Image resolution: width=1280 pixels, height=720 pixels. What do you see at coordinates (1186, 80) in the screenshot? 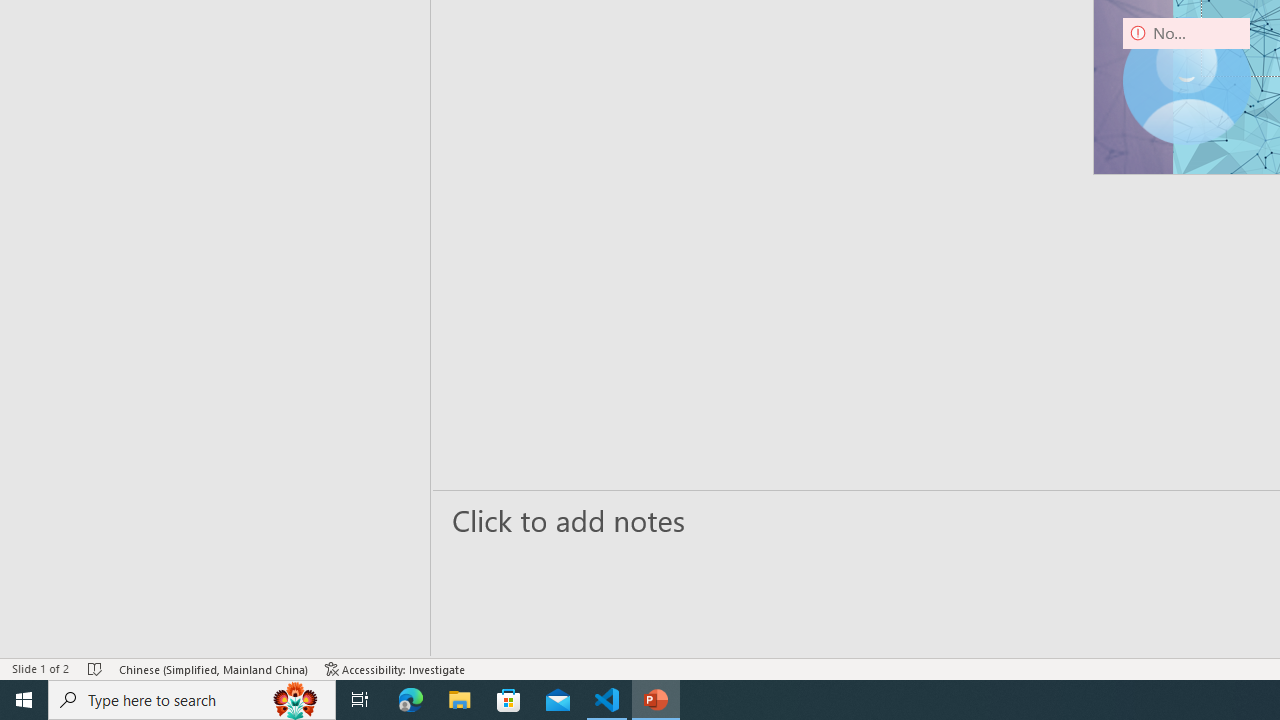
I see `'Camera 9, No camera detected.'` at bounding box center [1186, 80].